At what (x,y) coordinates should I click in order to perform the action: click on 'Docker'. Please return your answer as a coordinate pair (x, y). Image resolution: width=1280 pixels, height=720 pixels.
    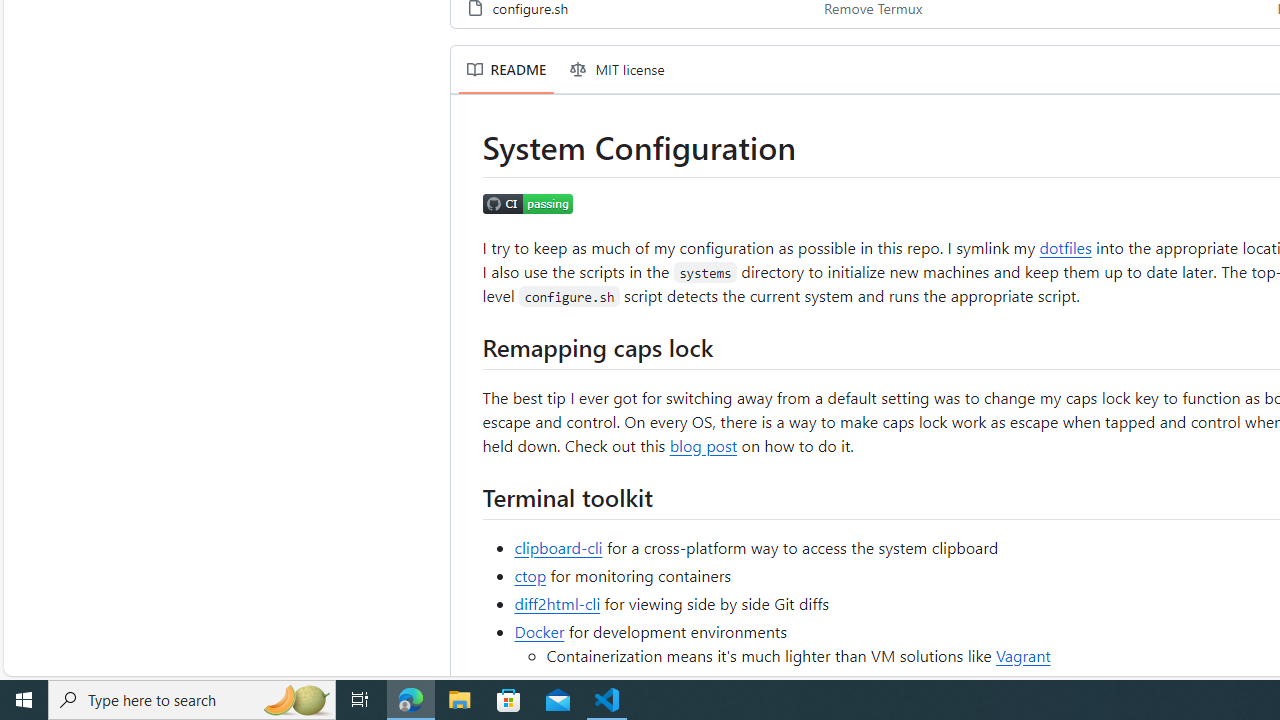
    Looking at the image, I should click on (539, 631).